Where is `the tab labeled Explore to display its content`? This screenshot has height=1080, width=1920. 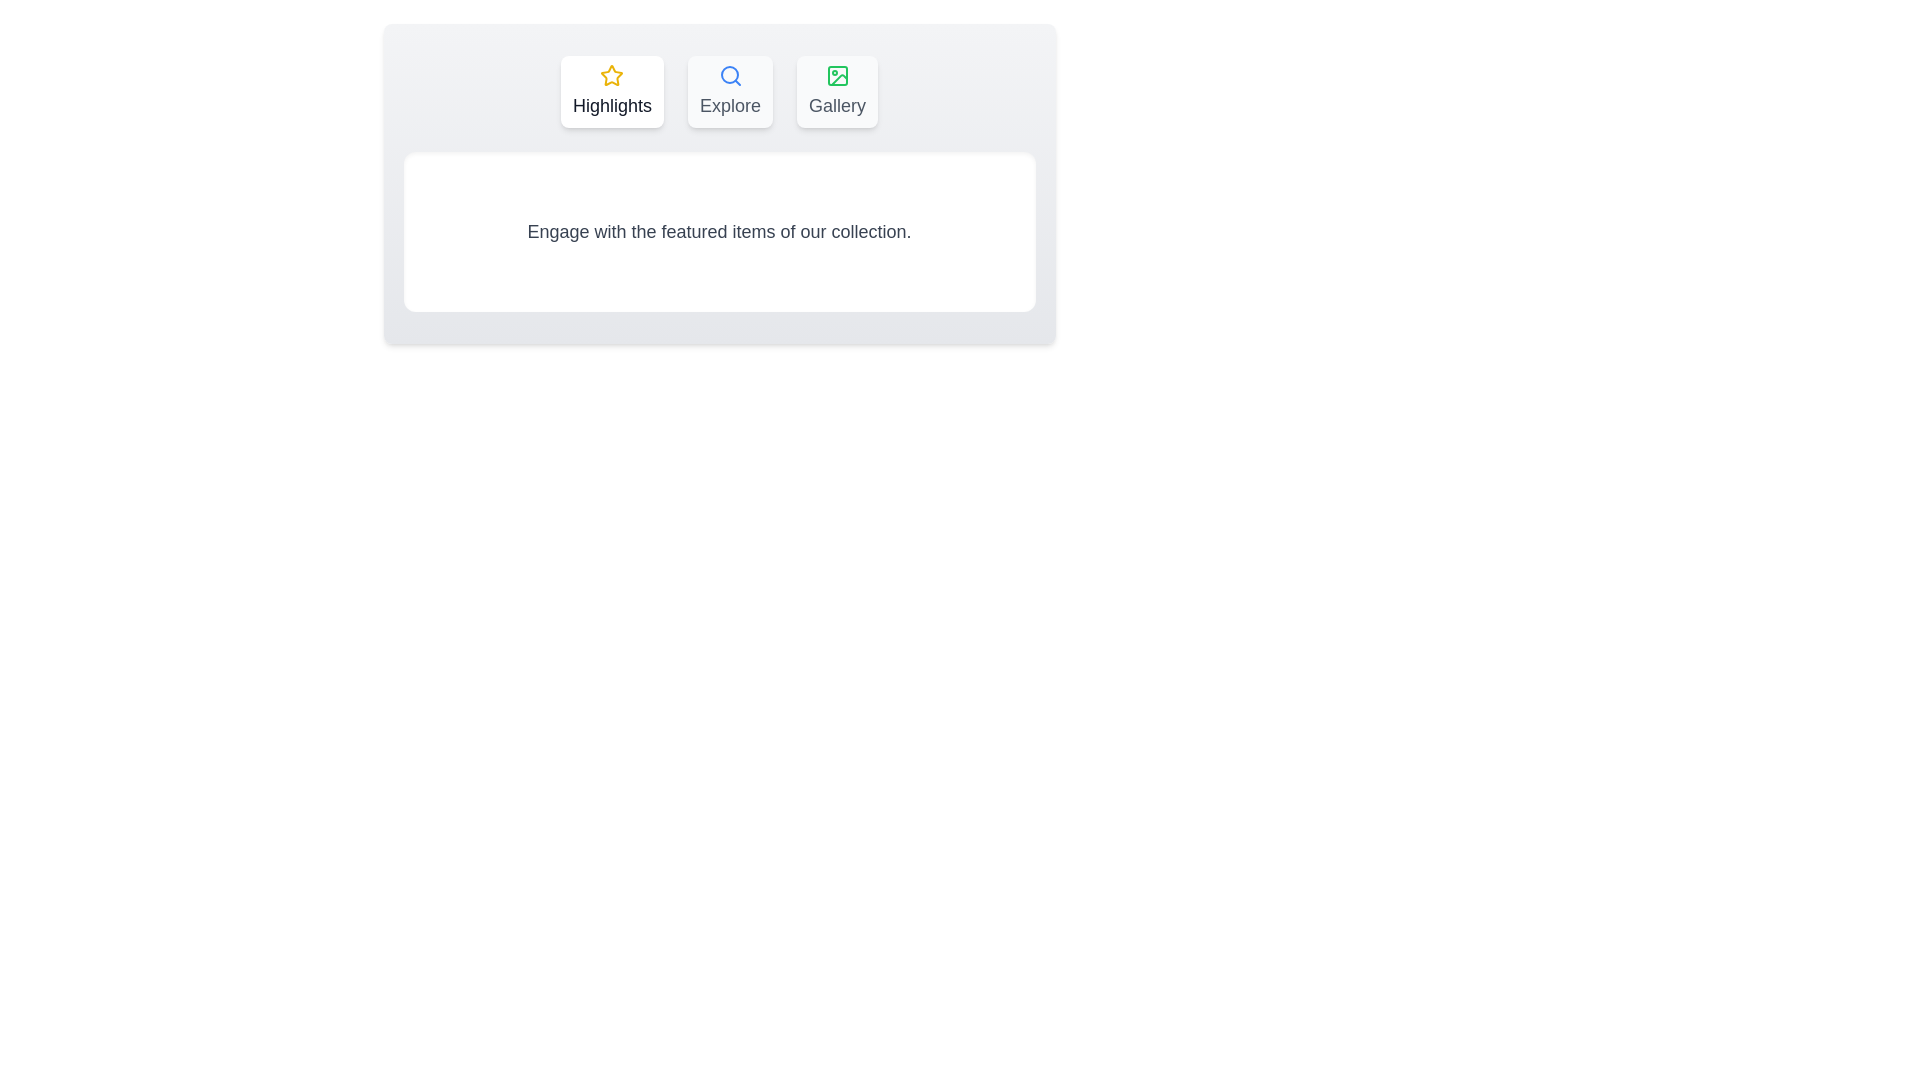
the tab labeled Explore to display its content is located at coordinates (728, 92).